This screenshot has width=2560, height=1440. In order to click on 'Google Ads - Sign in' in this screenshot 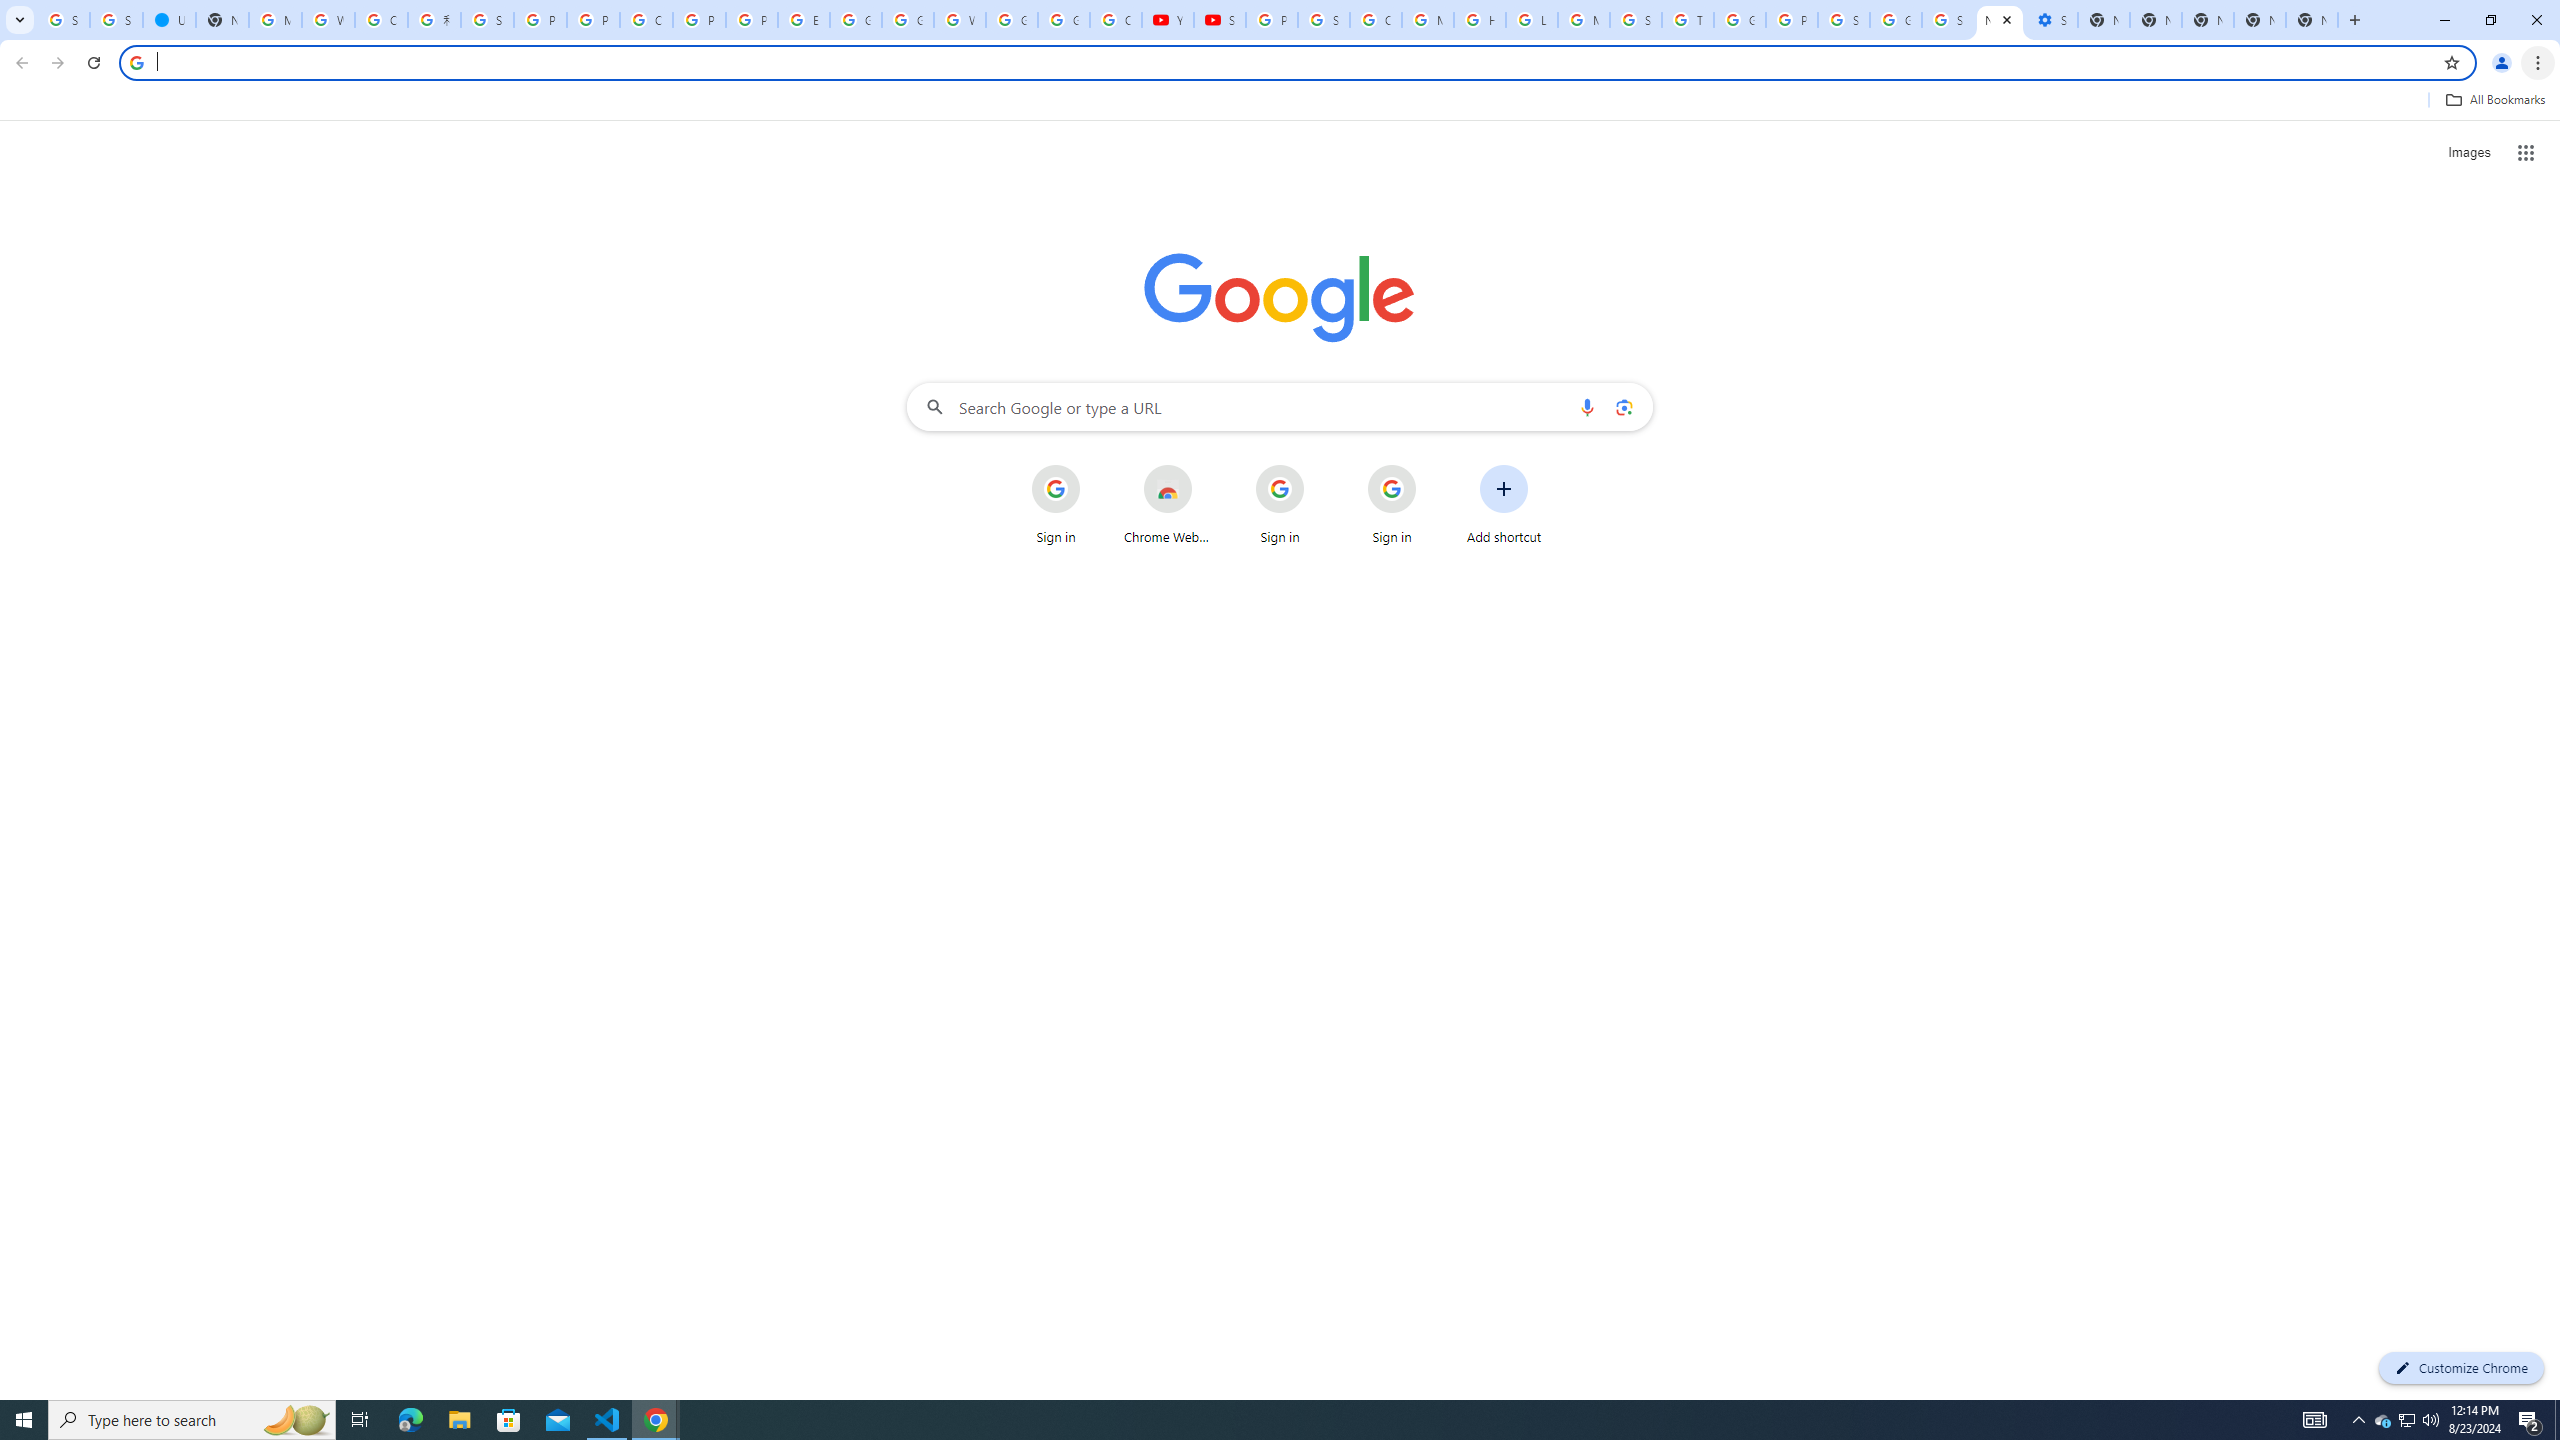, I will do `click(1738, 19)`.